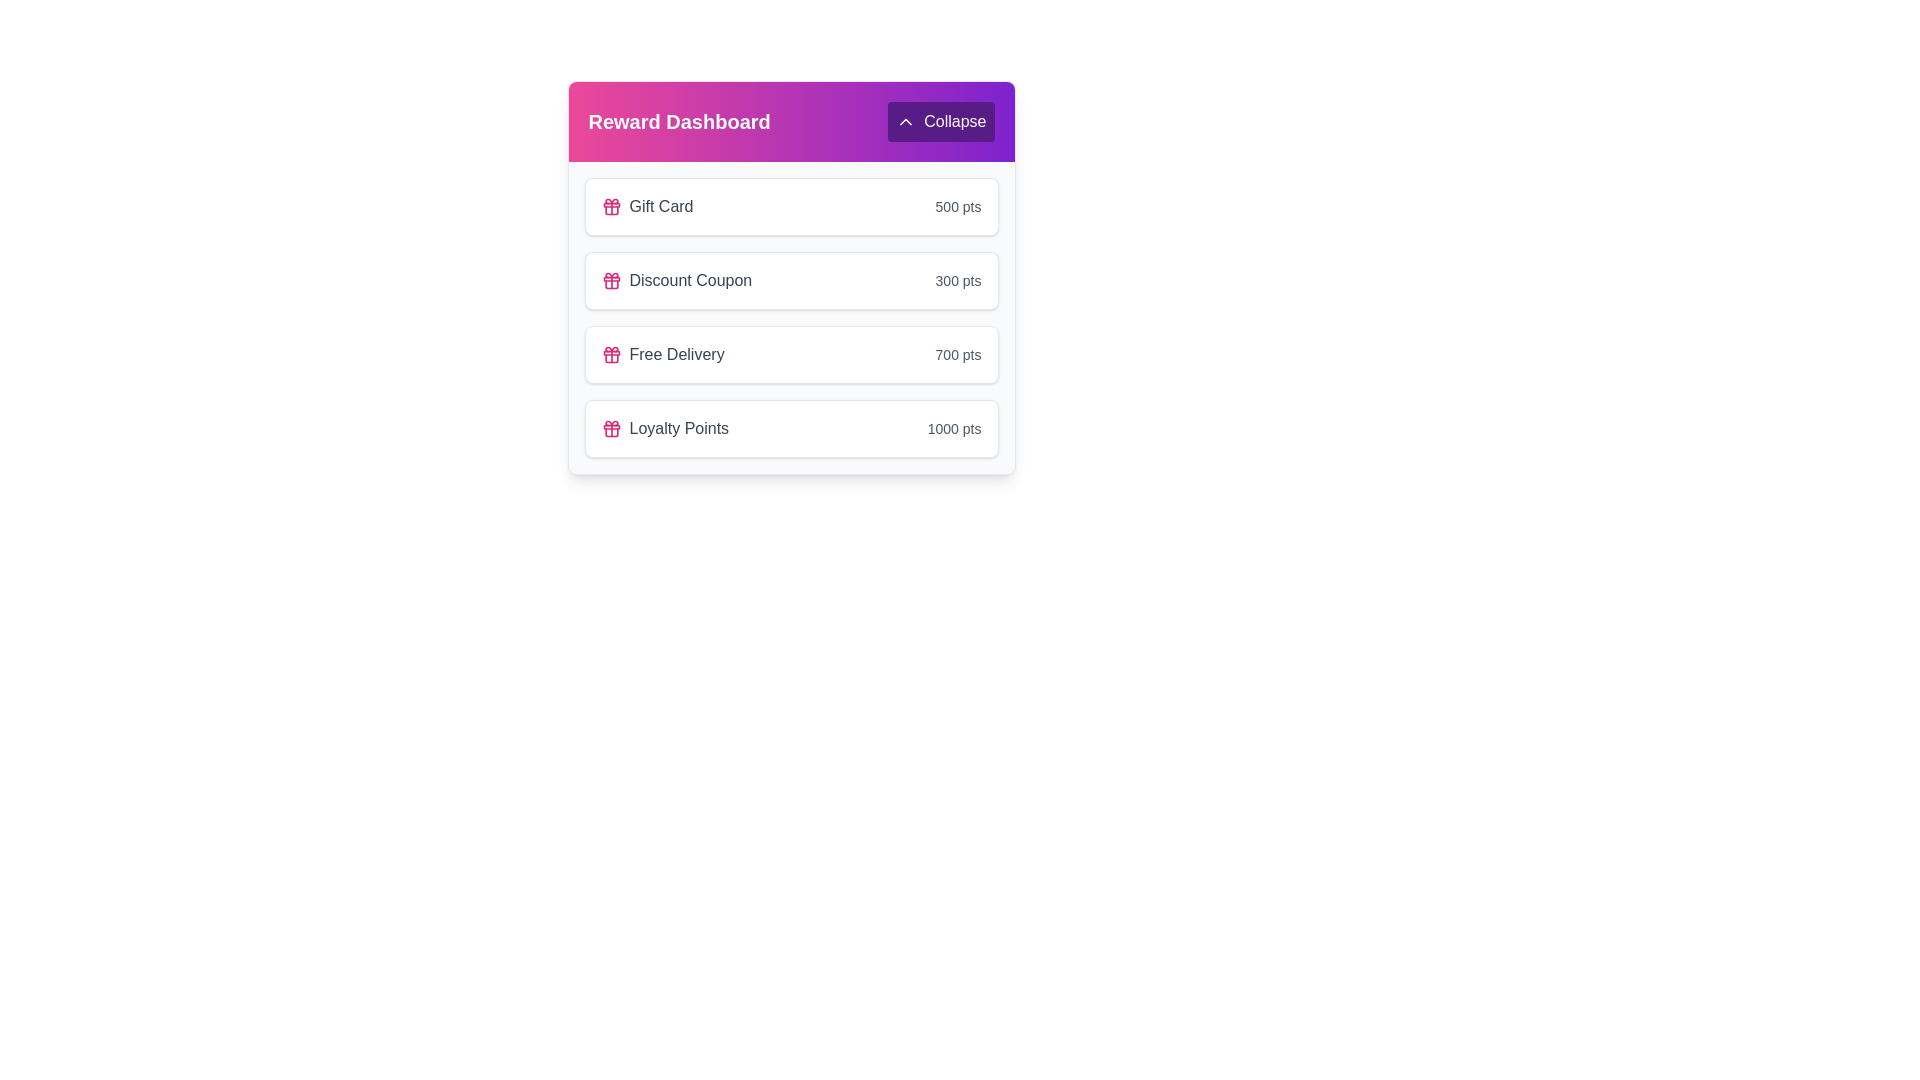  Describe the element at coordinates (957, 281) in the screenshot. I see `the text label displaying '300 pts', which is a point value label in the reward system interface and is aligned with 'Discount Coupon'` at that location.